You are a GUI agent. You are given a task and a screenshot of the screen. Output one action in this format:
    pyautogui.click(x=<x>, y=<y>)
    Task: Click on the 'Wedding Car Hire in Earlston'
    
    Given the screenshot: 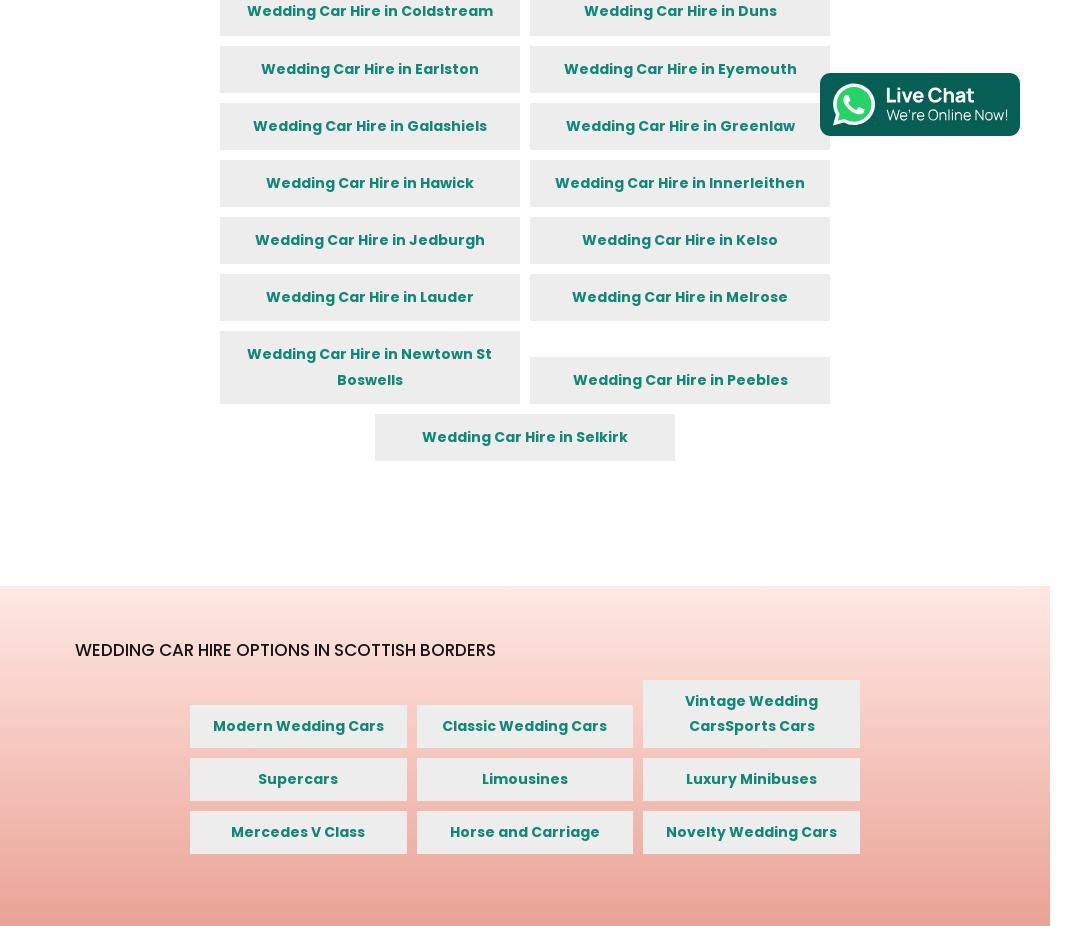 What is the action you would take?
    pyautogui.click(x=368, y=66)
    